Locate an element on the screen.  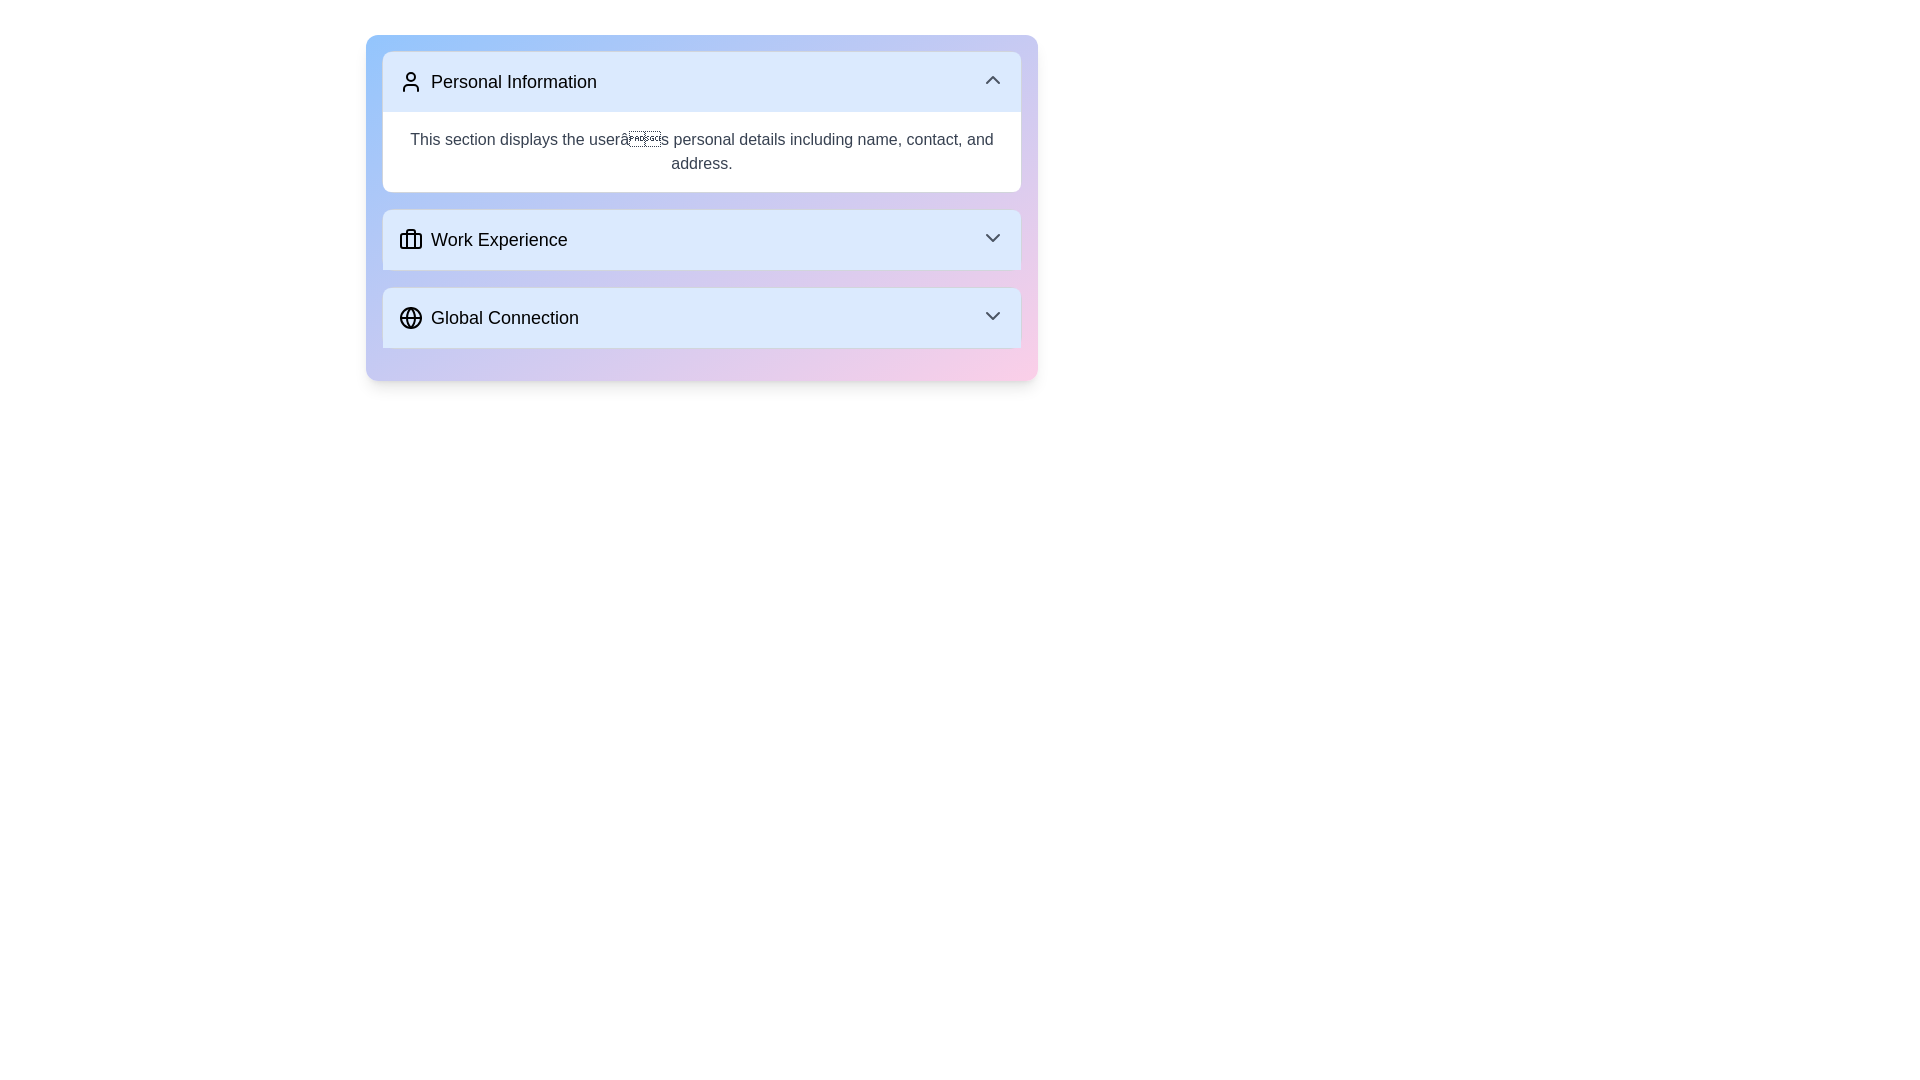
the toggle icon located at the far right of the 'Personal Information' header to change the visibility of the section is located at coordinates (993, 79).